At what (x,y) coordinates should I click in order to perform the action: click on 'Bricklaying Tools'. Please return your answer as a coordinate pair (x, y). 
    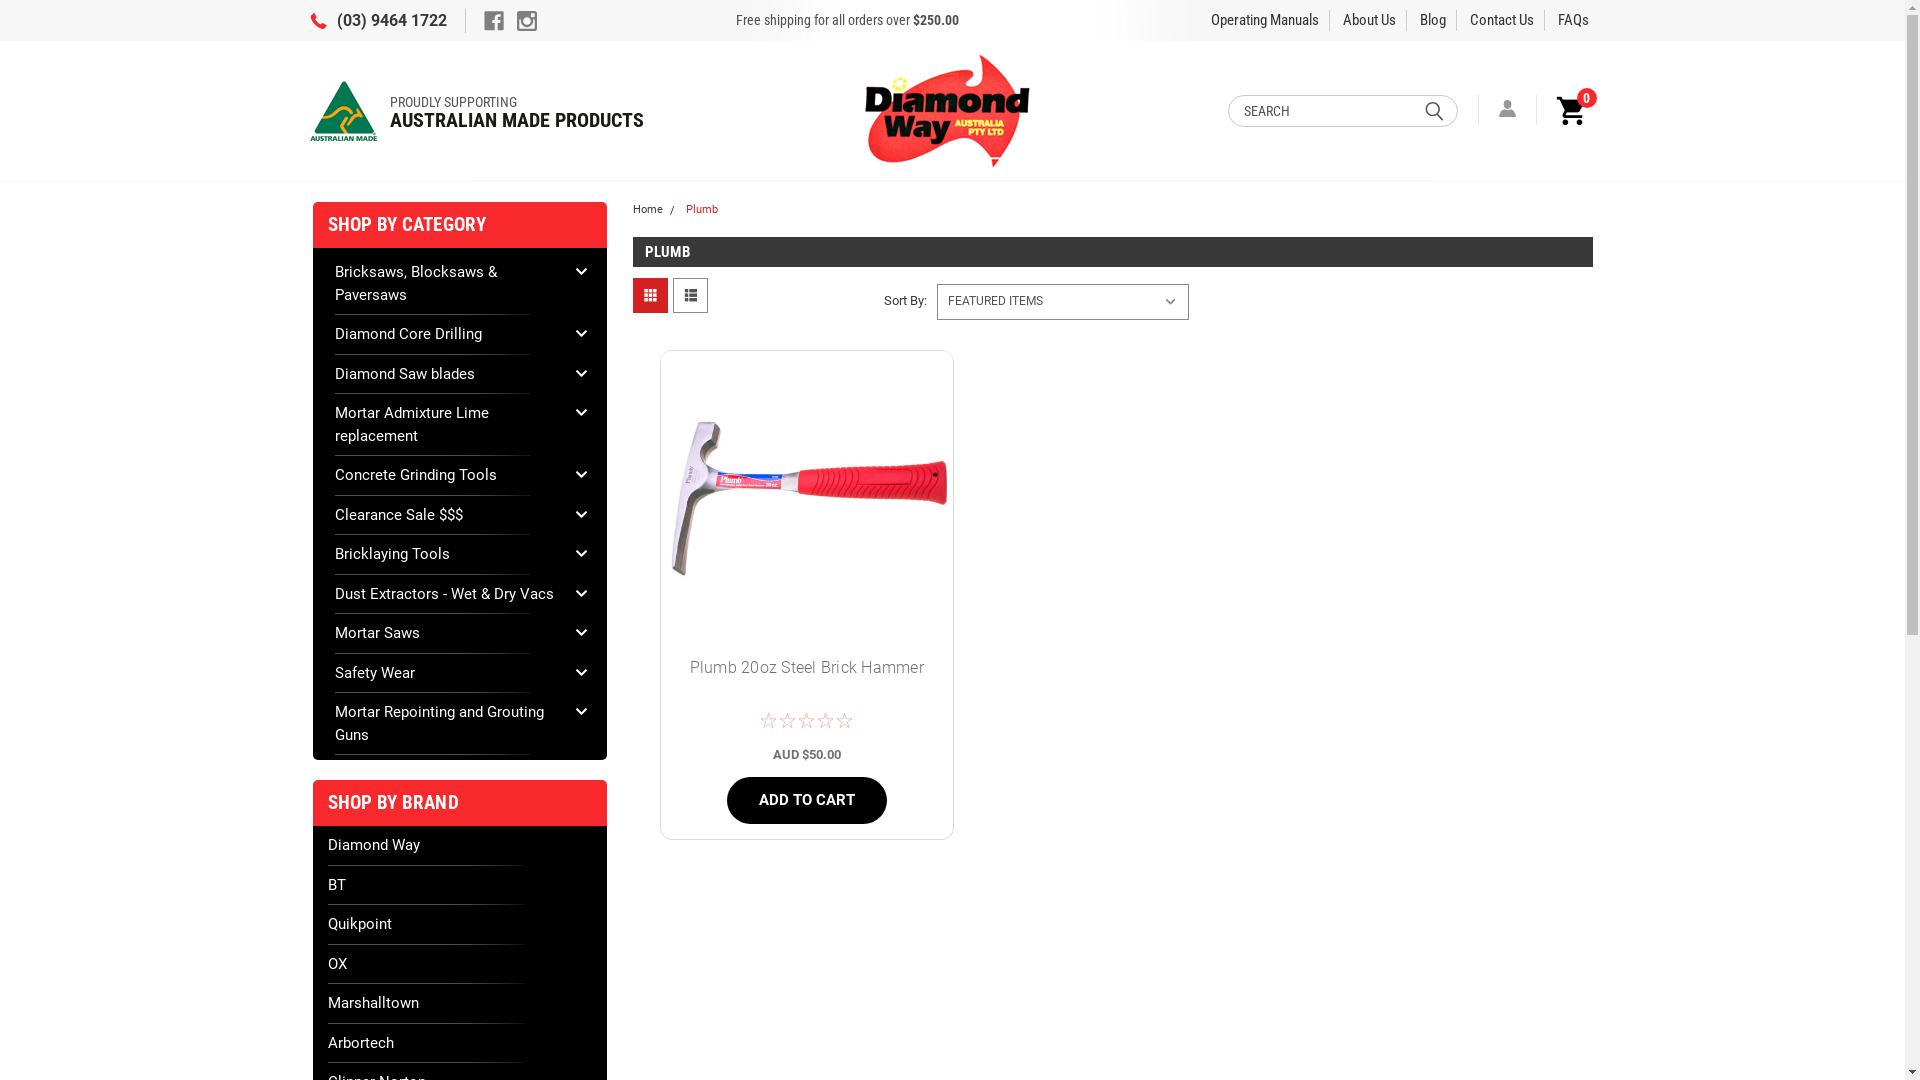
    Looking at the image, I should click on (446, 554).